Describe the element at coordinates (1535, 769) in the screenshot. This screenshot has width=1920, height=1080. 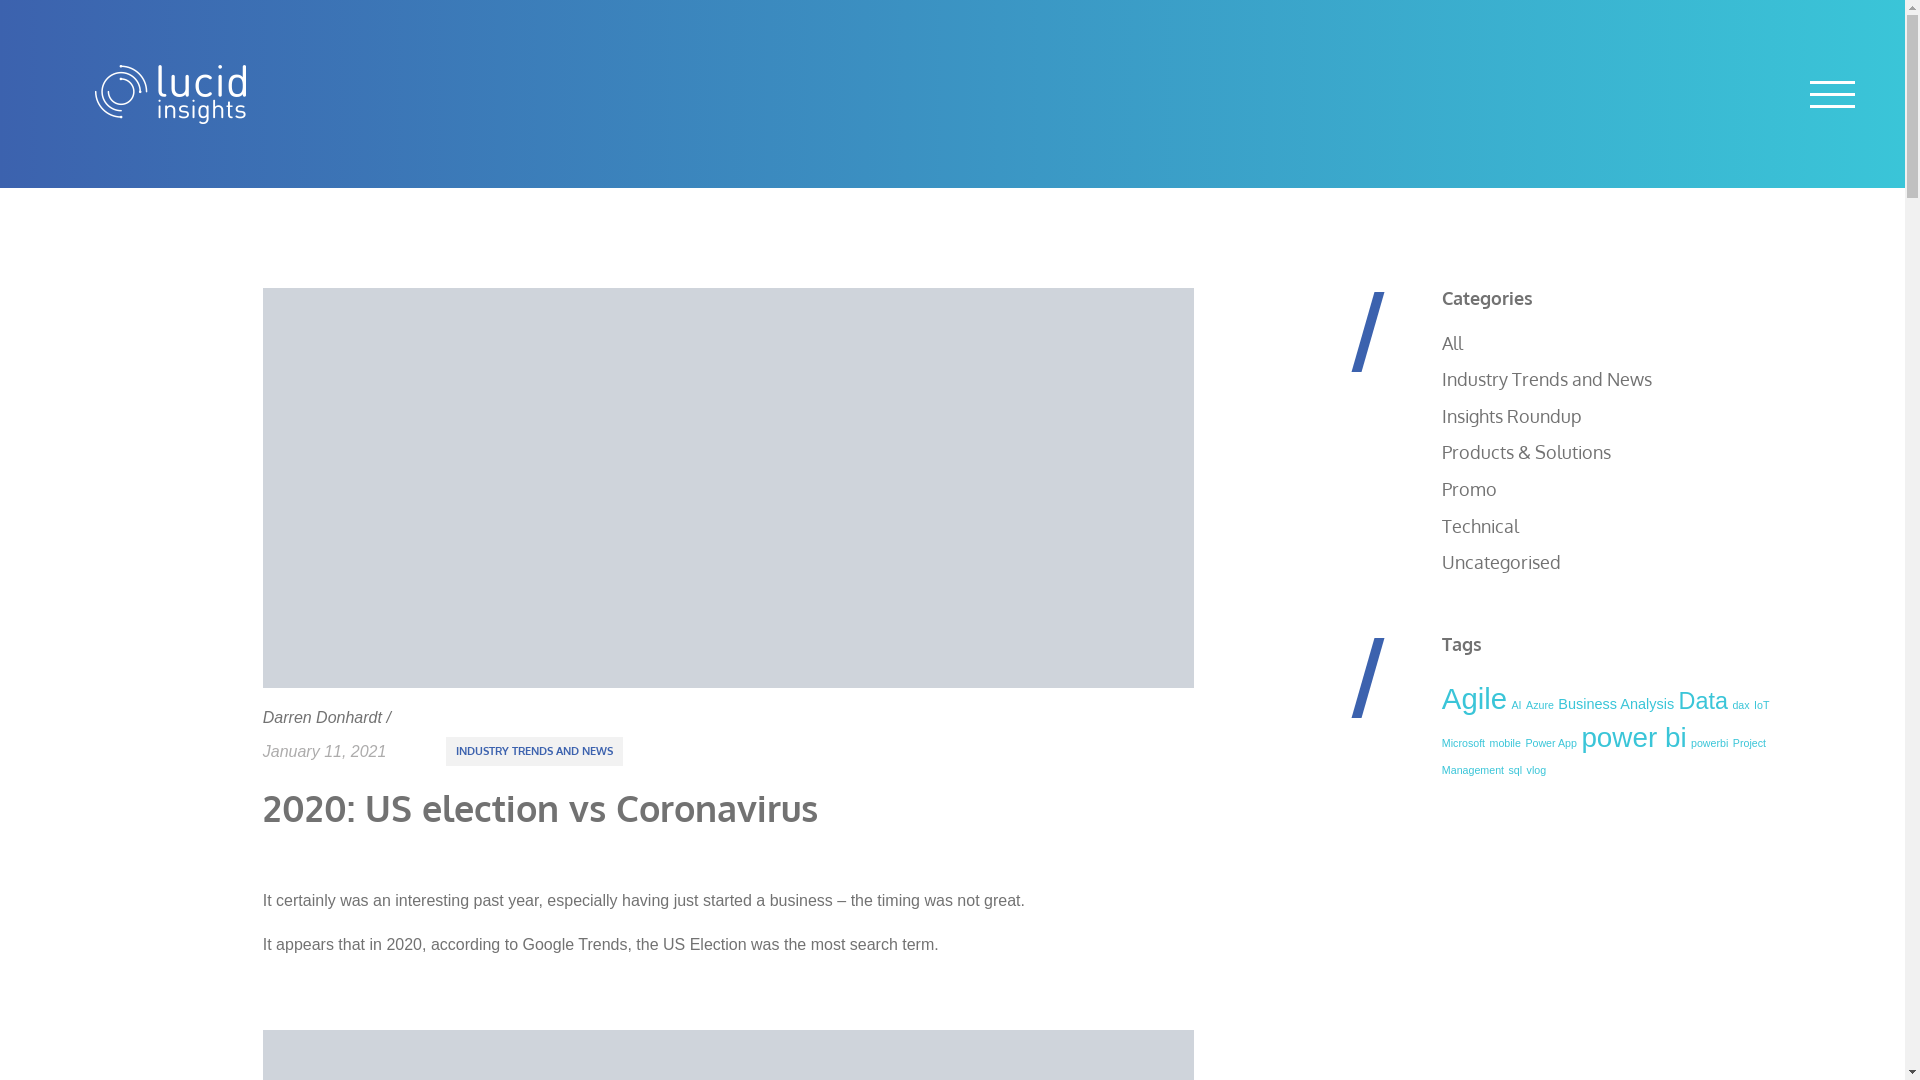
I see `'vlog'` at that location.